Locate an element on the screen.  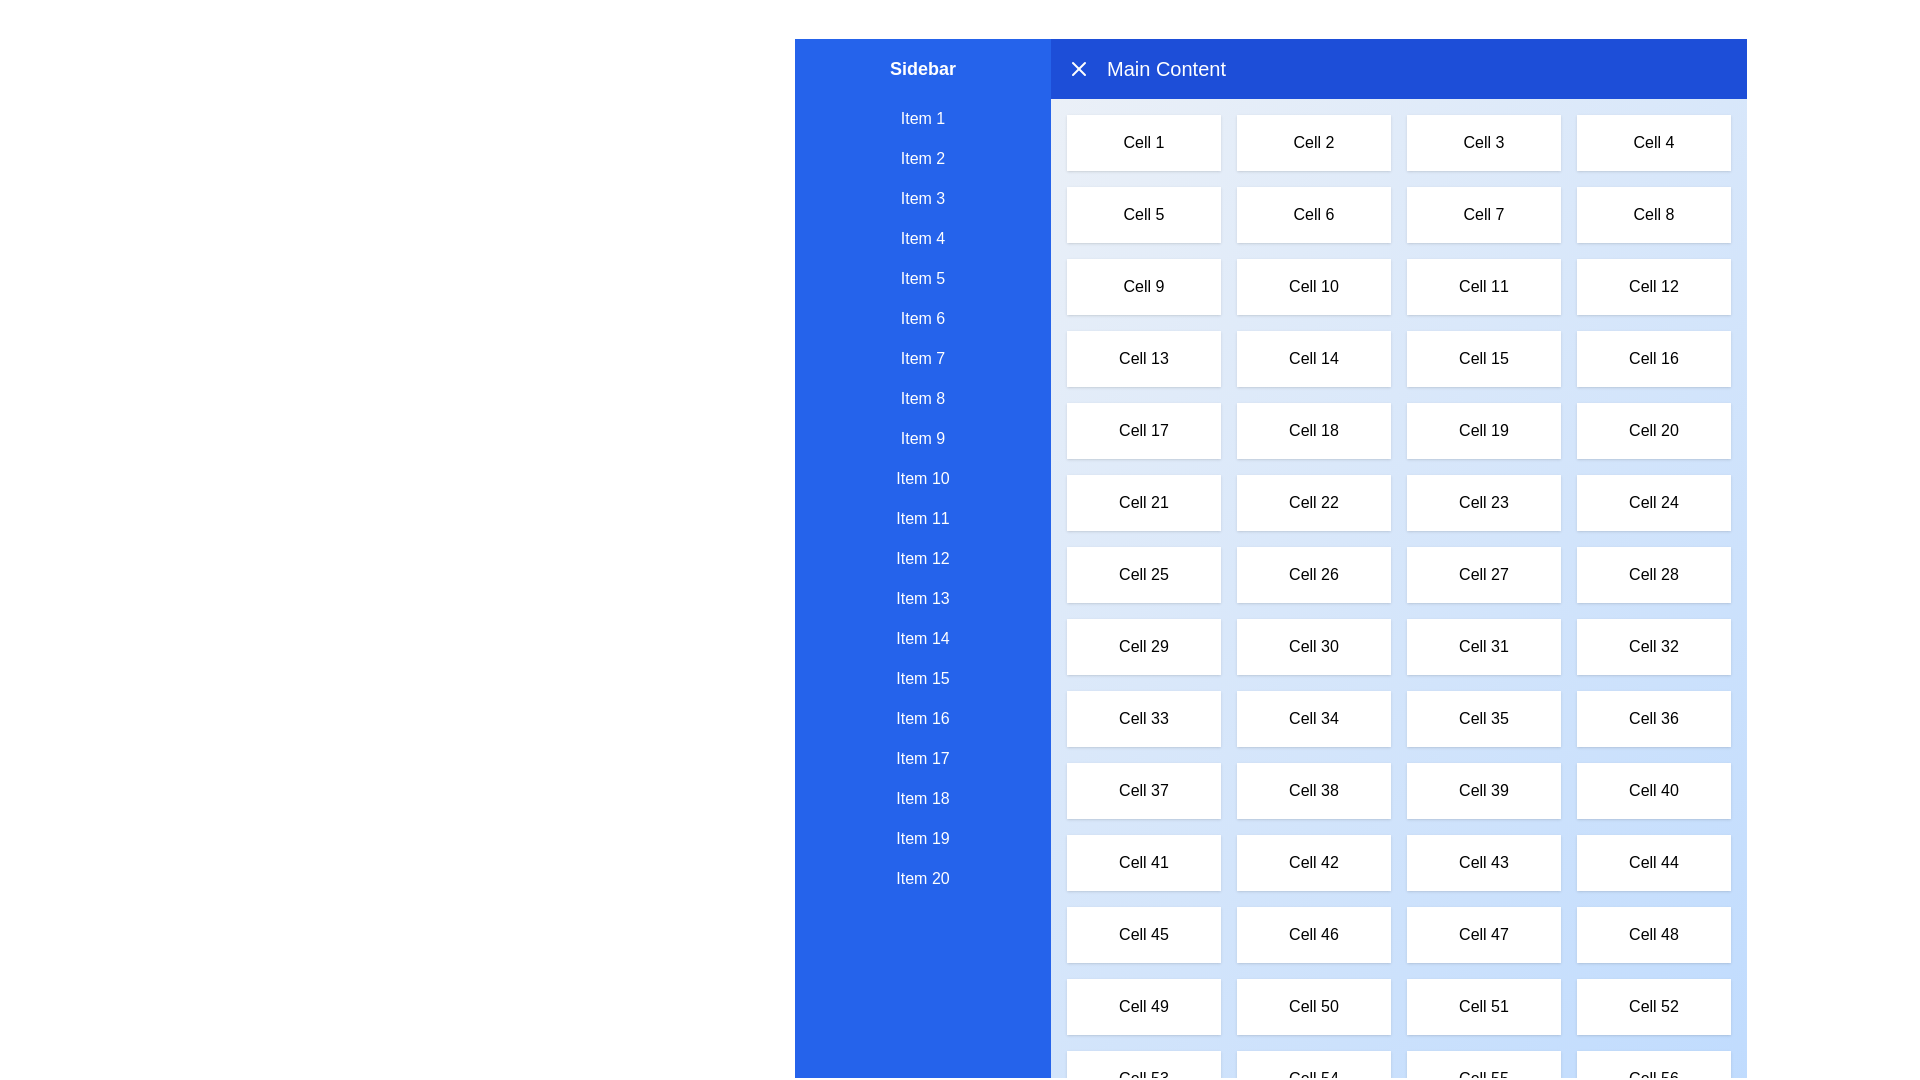
button in the header to toggle the sidebar visibility is located at coordinates (1078, 68).